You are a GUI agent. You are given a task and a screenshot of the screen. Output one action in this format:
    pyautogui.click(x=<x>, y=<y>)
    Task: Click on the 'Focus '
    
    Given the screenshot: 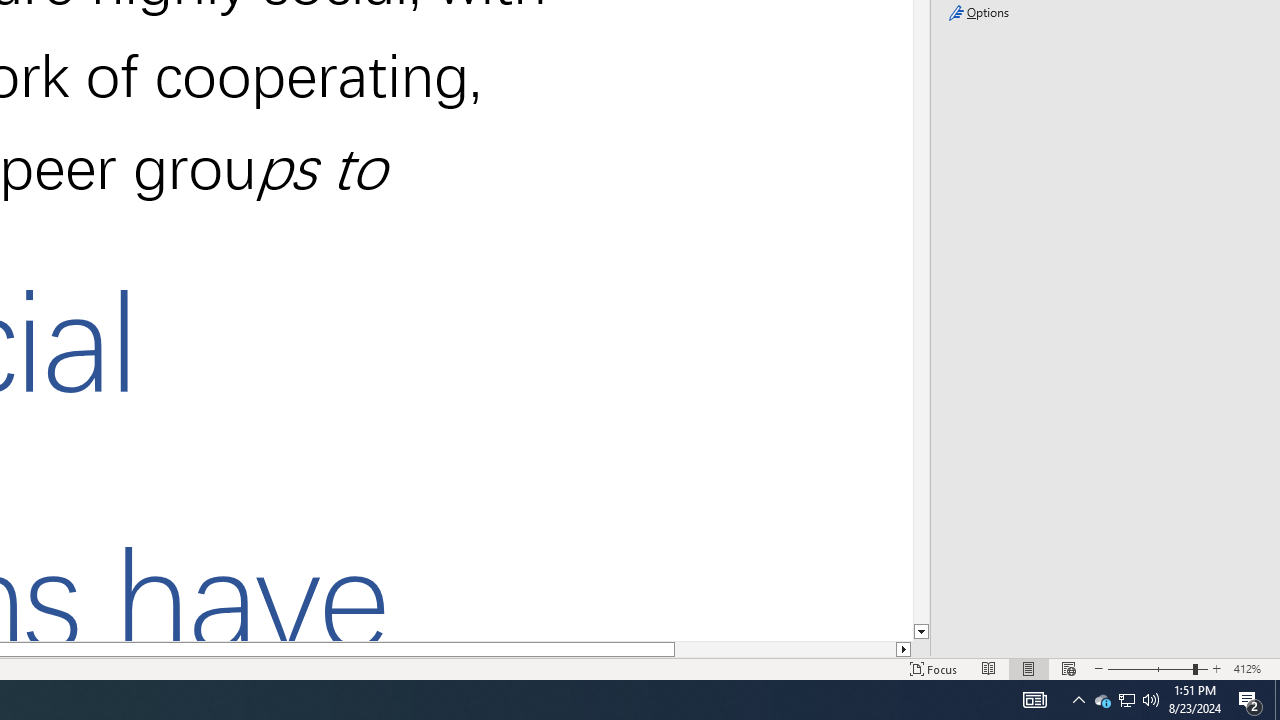 What is the action you would take?
    pyautogui.click(x=933, y=669)
    